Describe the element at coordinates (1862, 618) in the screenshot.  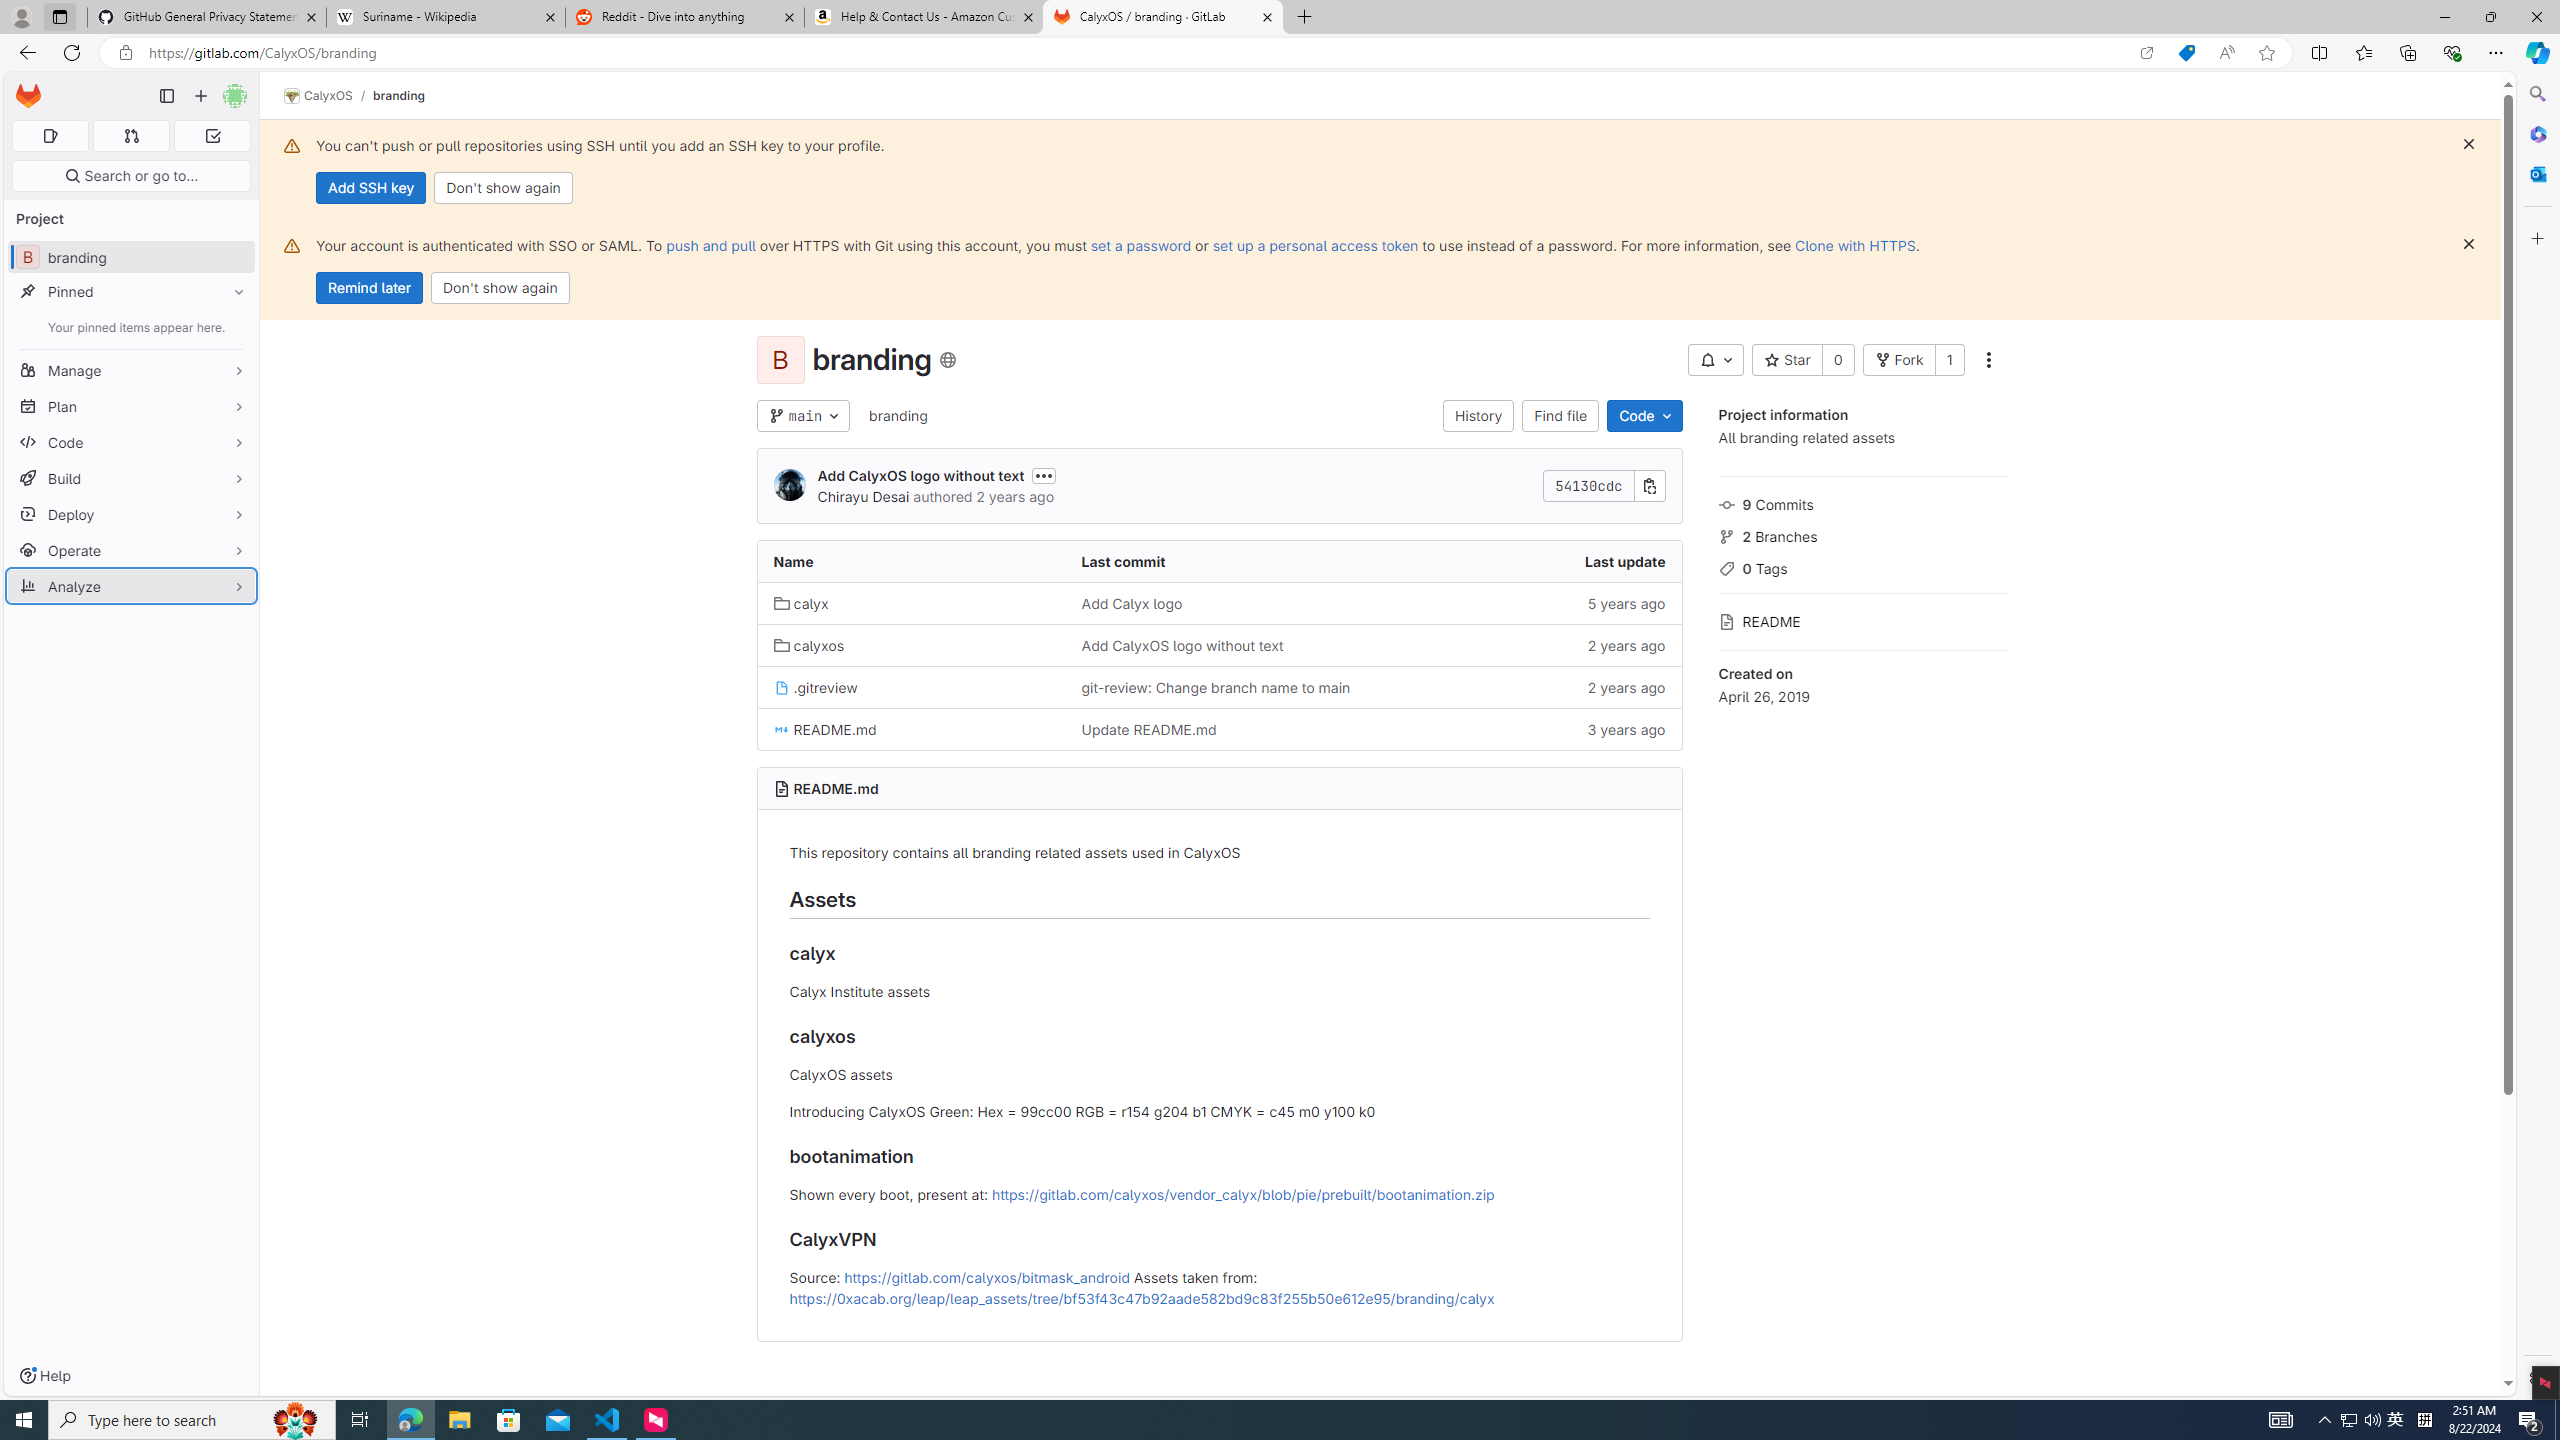
I see `'README'` at that location.